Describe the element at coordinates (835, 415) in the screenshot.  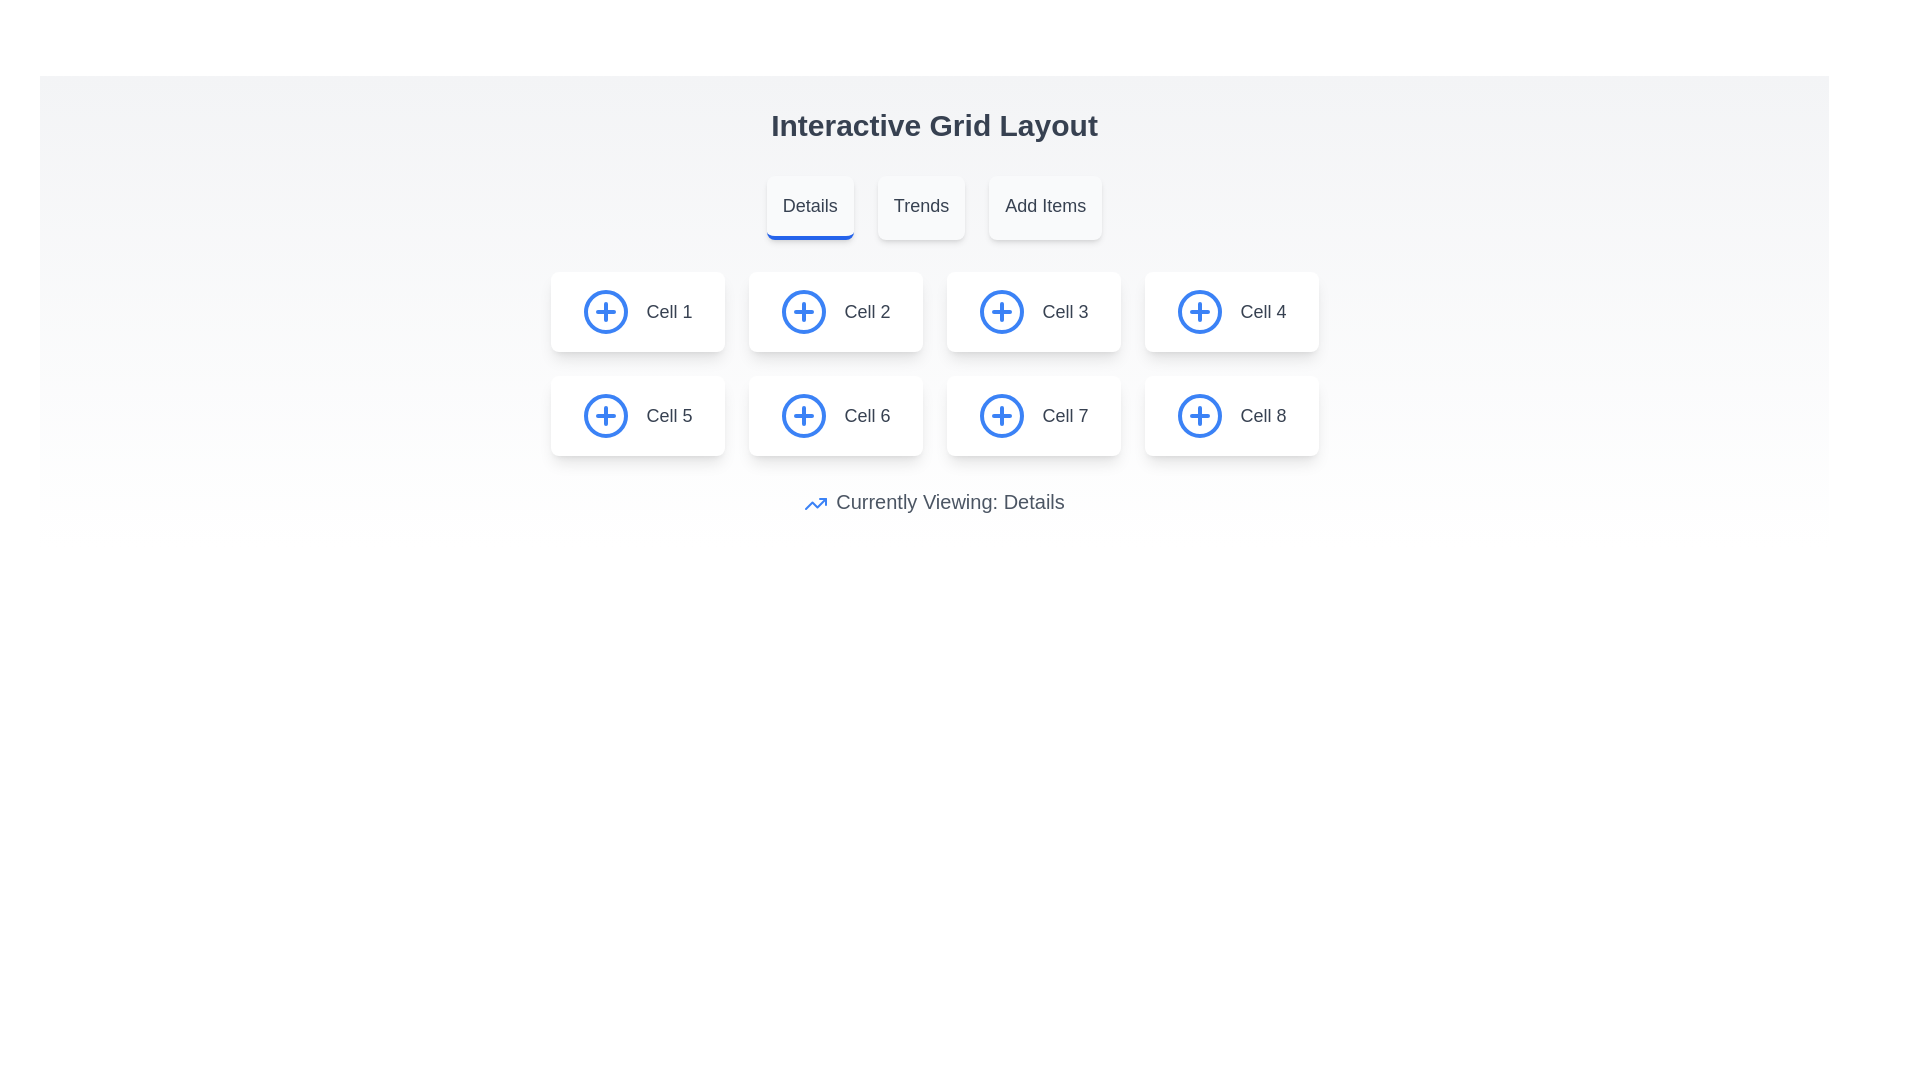
I see `the interactive card labeled 'Cell 6' with a plus icon` at that location.